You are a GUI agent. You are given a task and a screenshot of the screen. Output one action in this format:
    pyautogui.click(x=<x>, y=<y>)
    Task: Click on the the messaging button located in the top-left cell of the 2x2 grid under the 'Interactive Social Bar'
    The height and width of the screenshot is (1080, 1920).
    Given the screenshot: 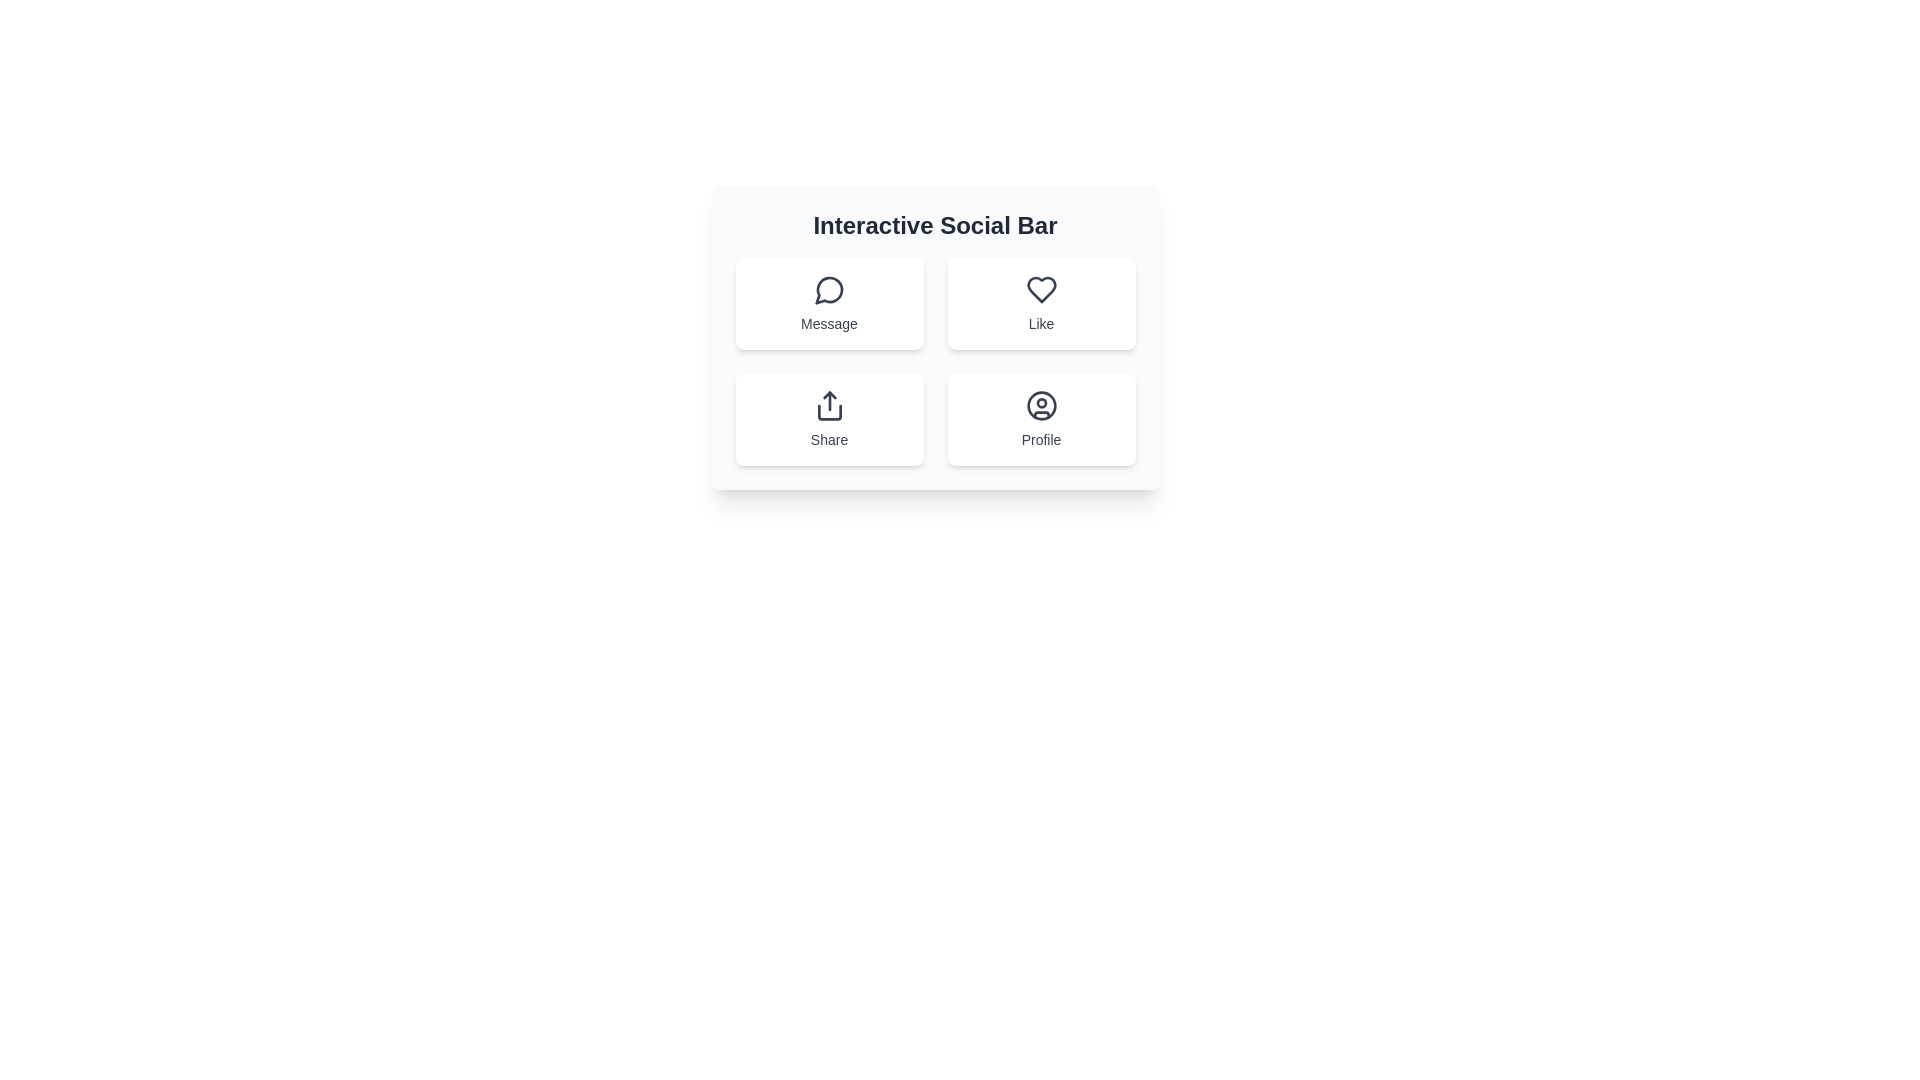 What is the action you would take?
    pyautogui.click(x=829, y=304)
    